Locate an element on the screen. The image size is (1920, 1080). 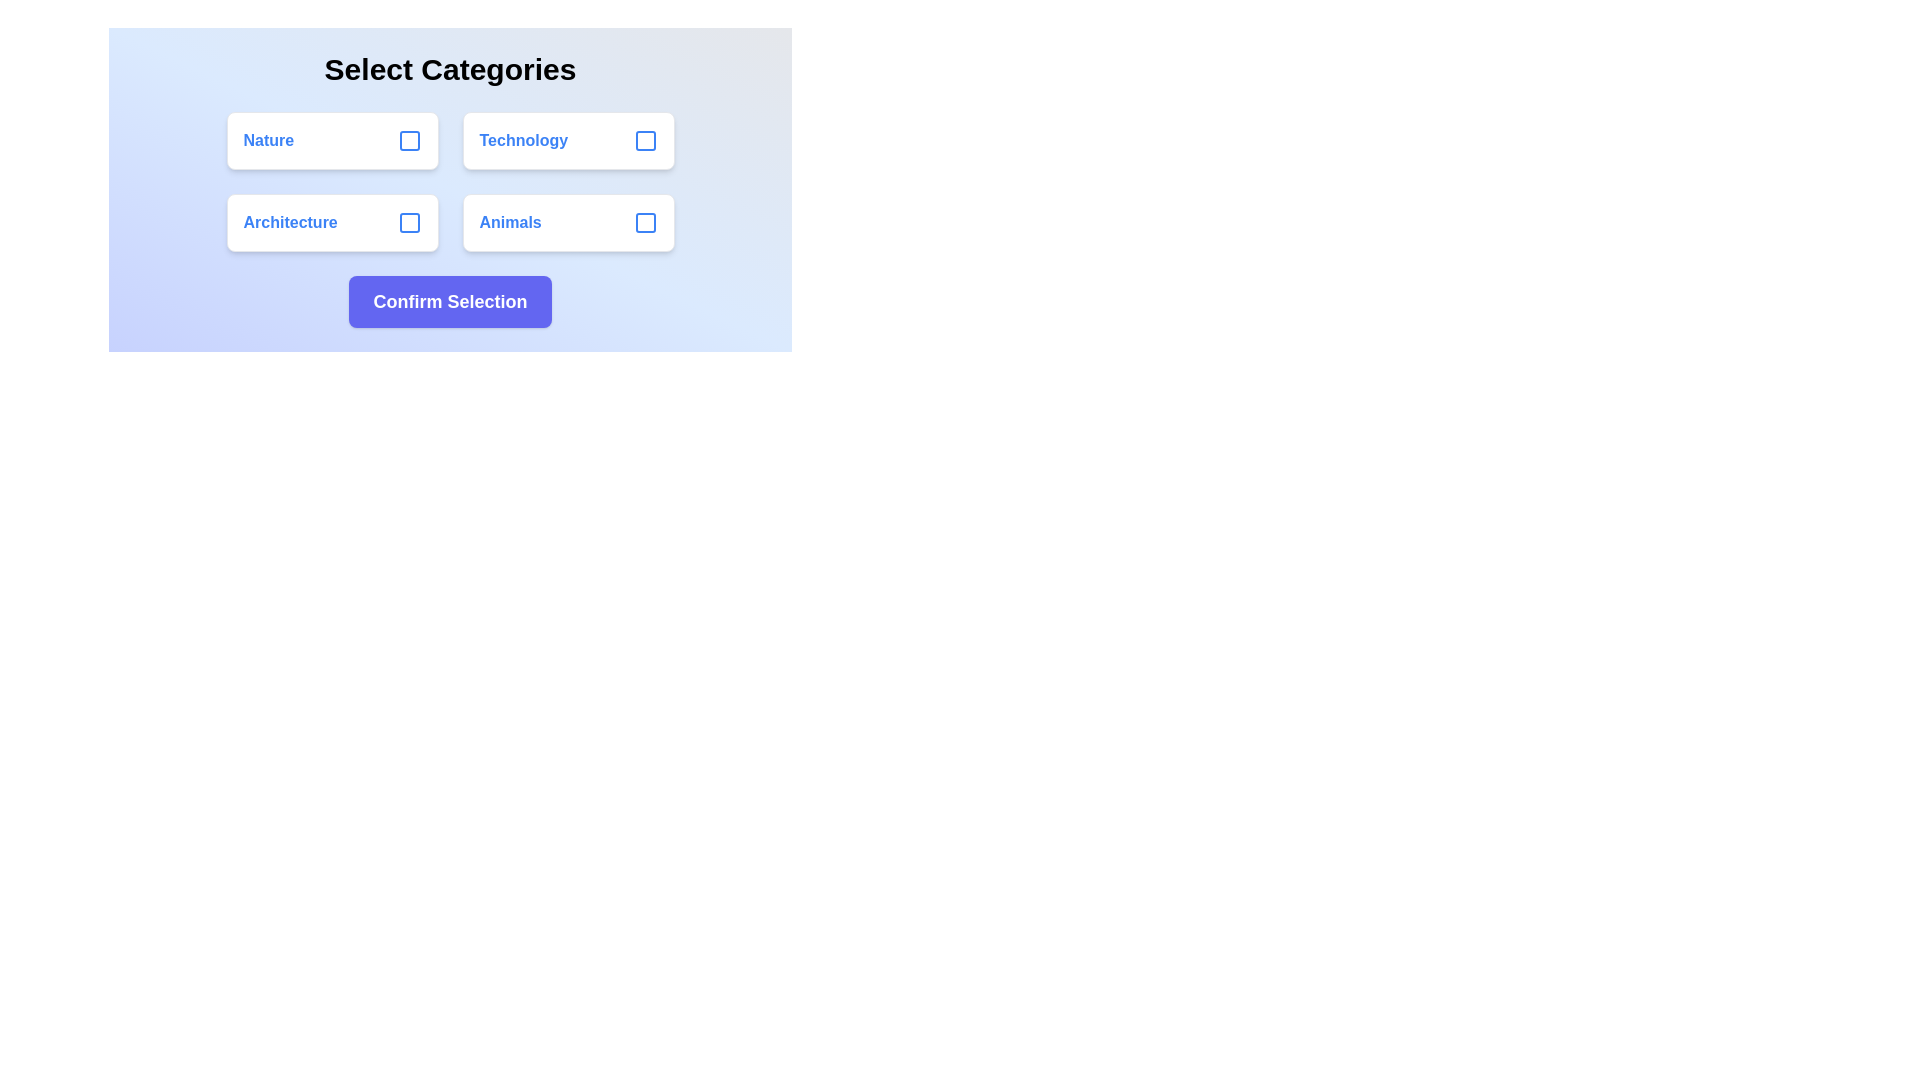
the checkbox corresponding to the category Nature to toggle its selection is located at coordinates (408, 140).